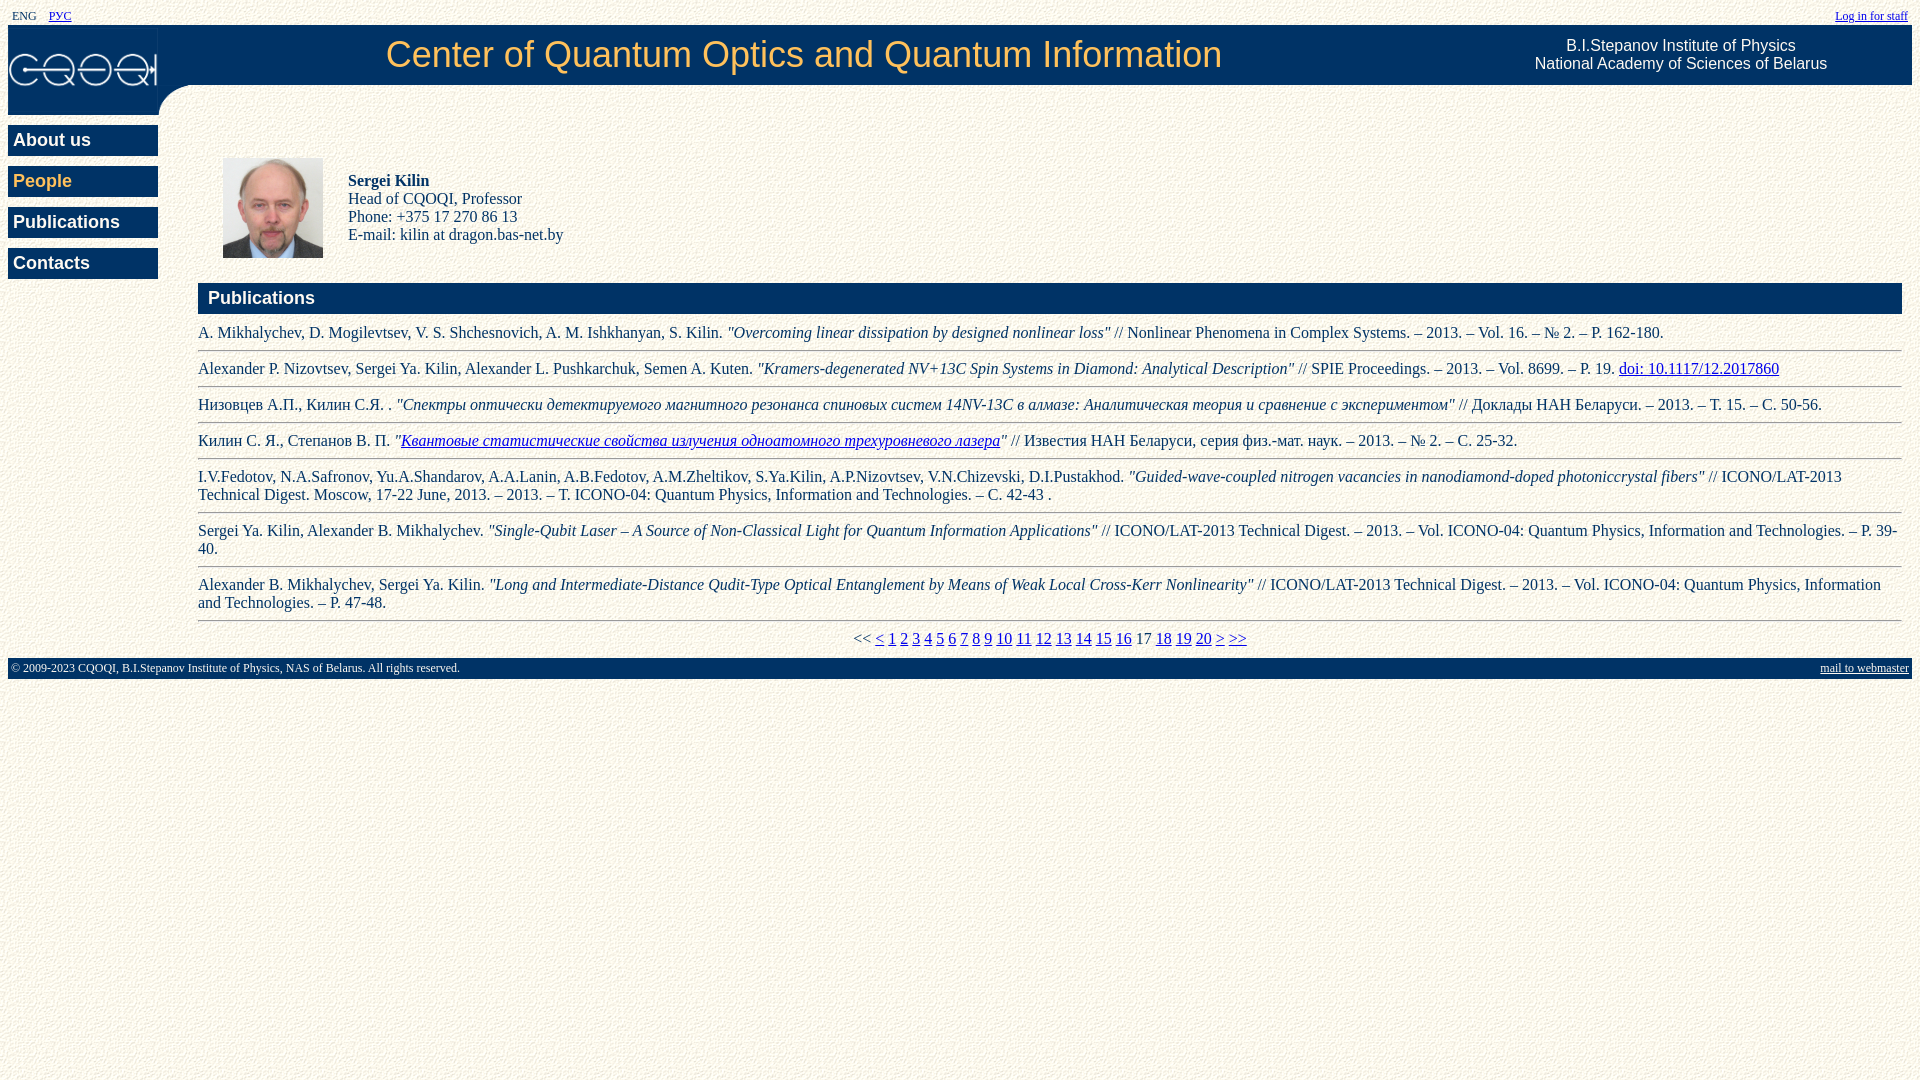  I want to click on '19', so click(1176, 638).